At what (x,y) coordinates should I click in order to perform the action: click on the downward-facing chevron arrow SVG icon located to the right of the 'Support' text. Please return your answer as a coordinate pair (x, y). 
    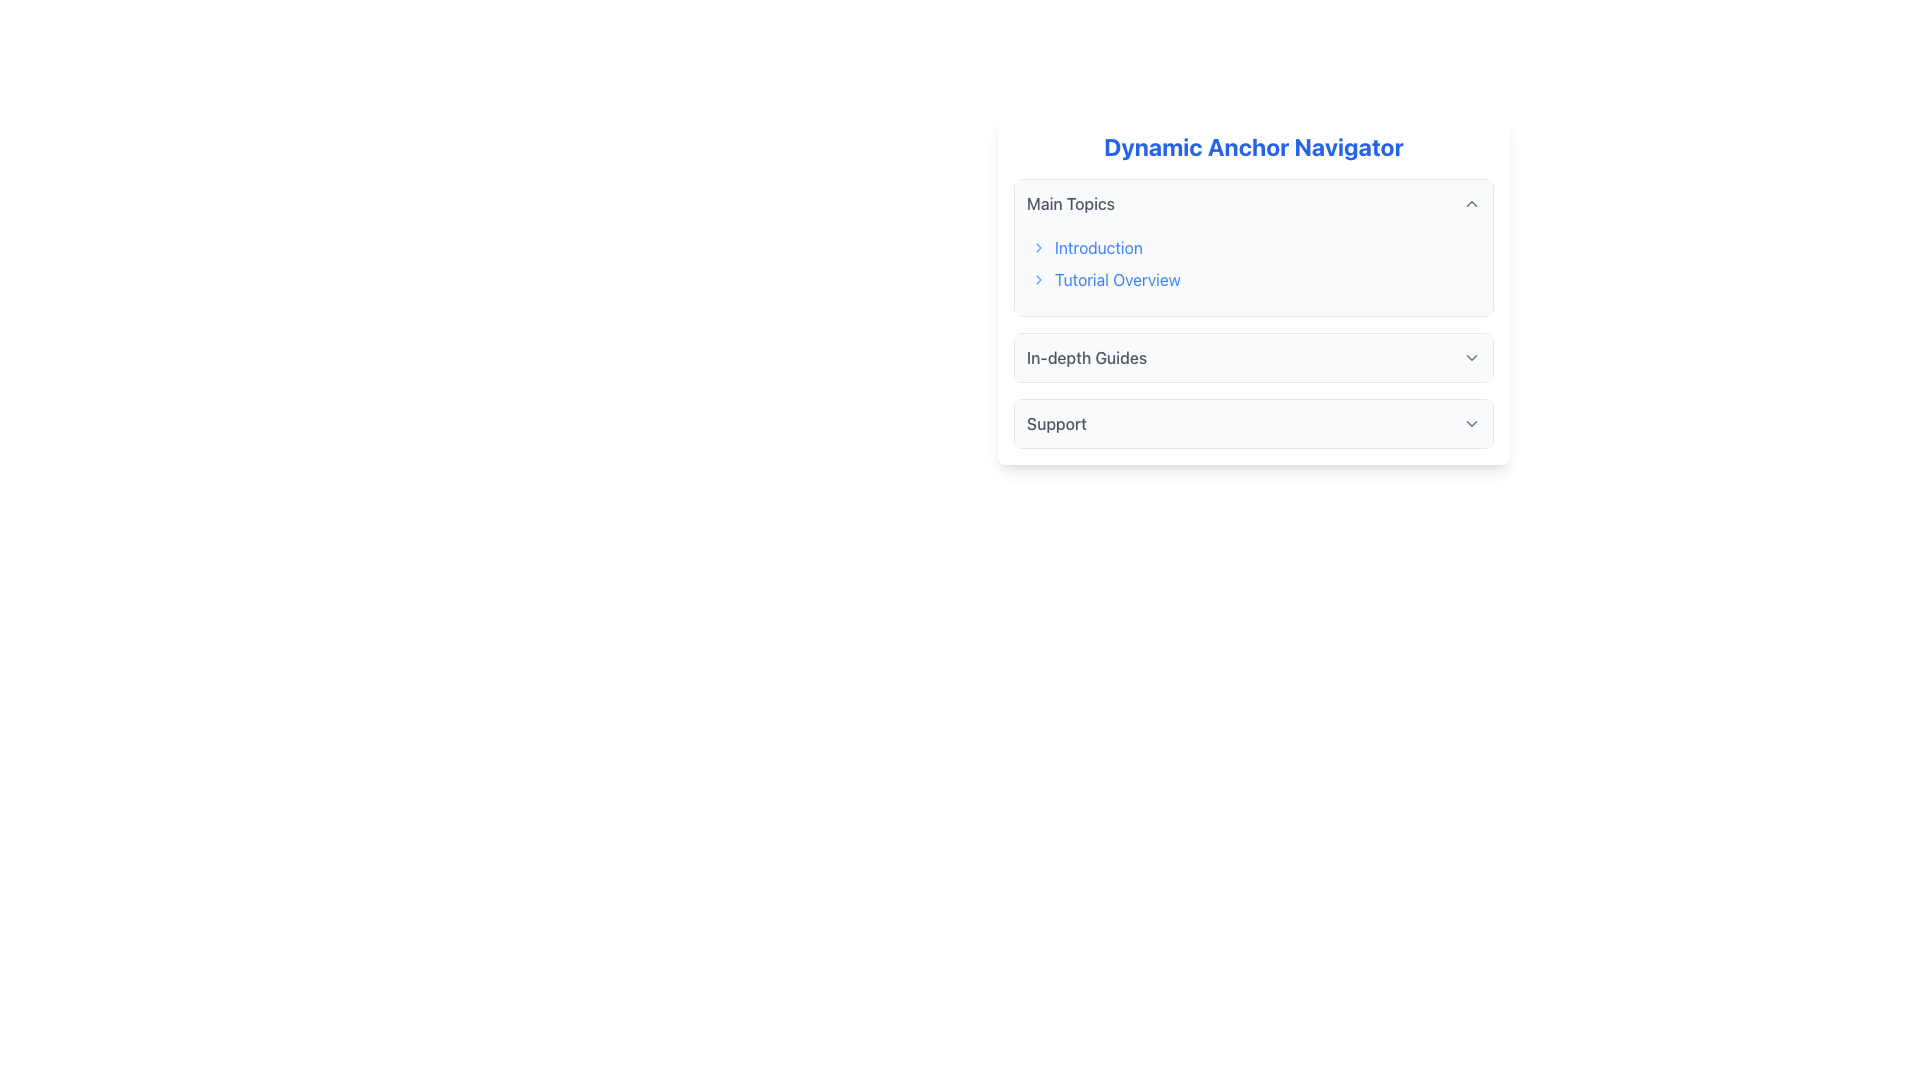
    Looking at the image, I should click on (1472, 423).